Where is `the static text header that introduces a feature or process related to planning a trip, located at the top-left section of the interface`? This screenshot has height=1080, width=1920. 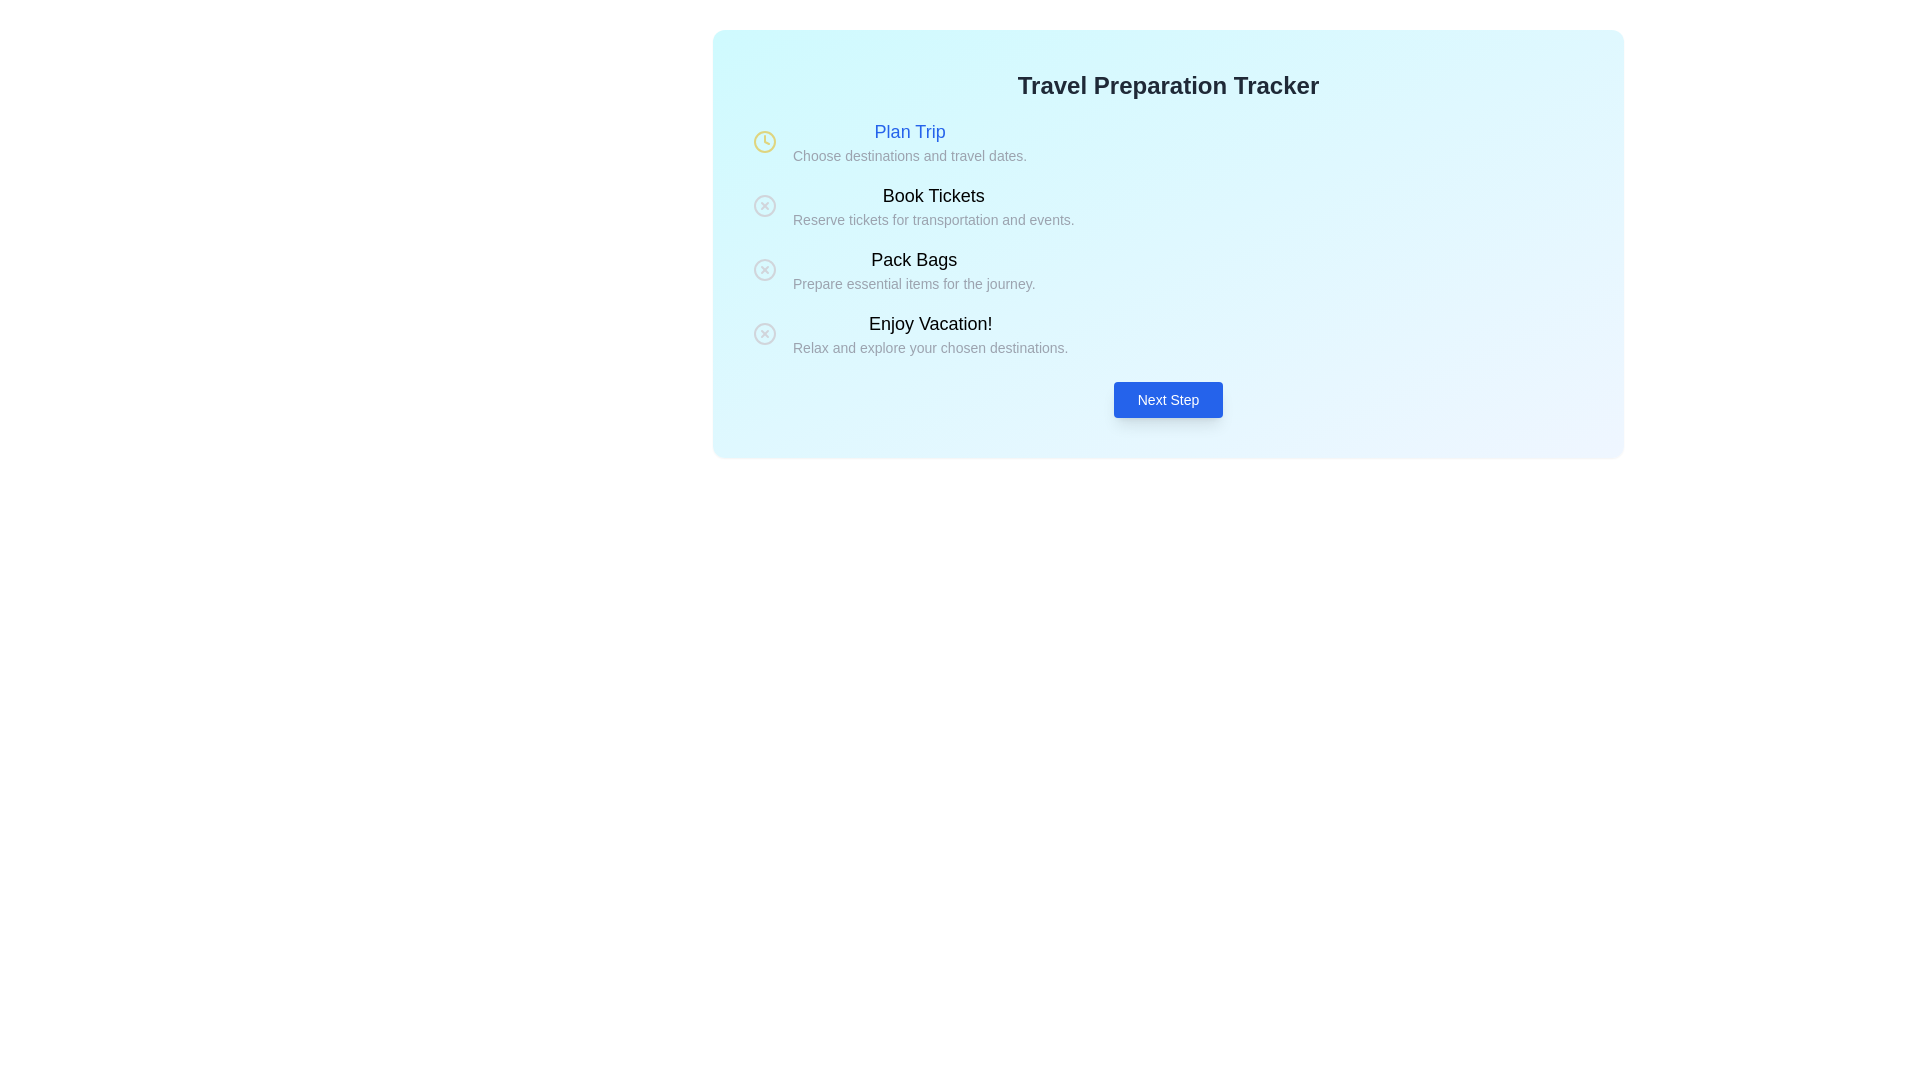 the static text header that introduces a feature or process related to planning a trip, located at the top-left section of the interface is located at coordinates (909, 131).